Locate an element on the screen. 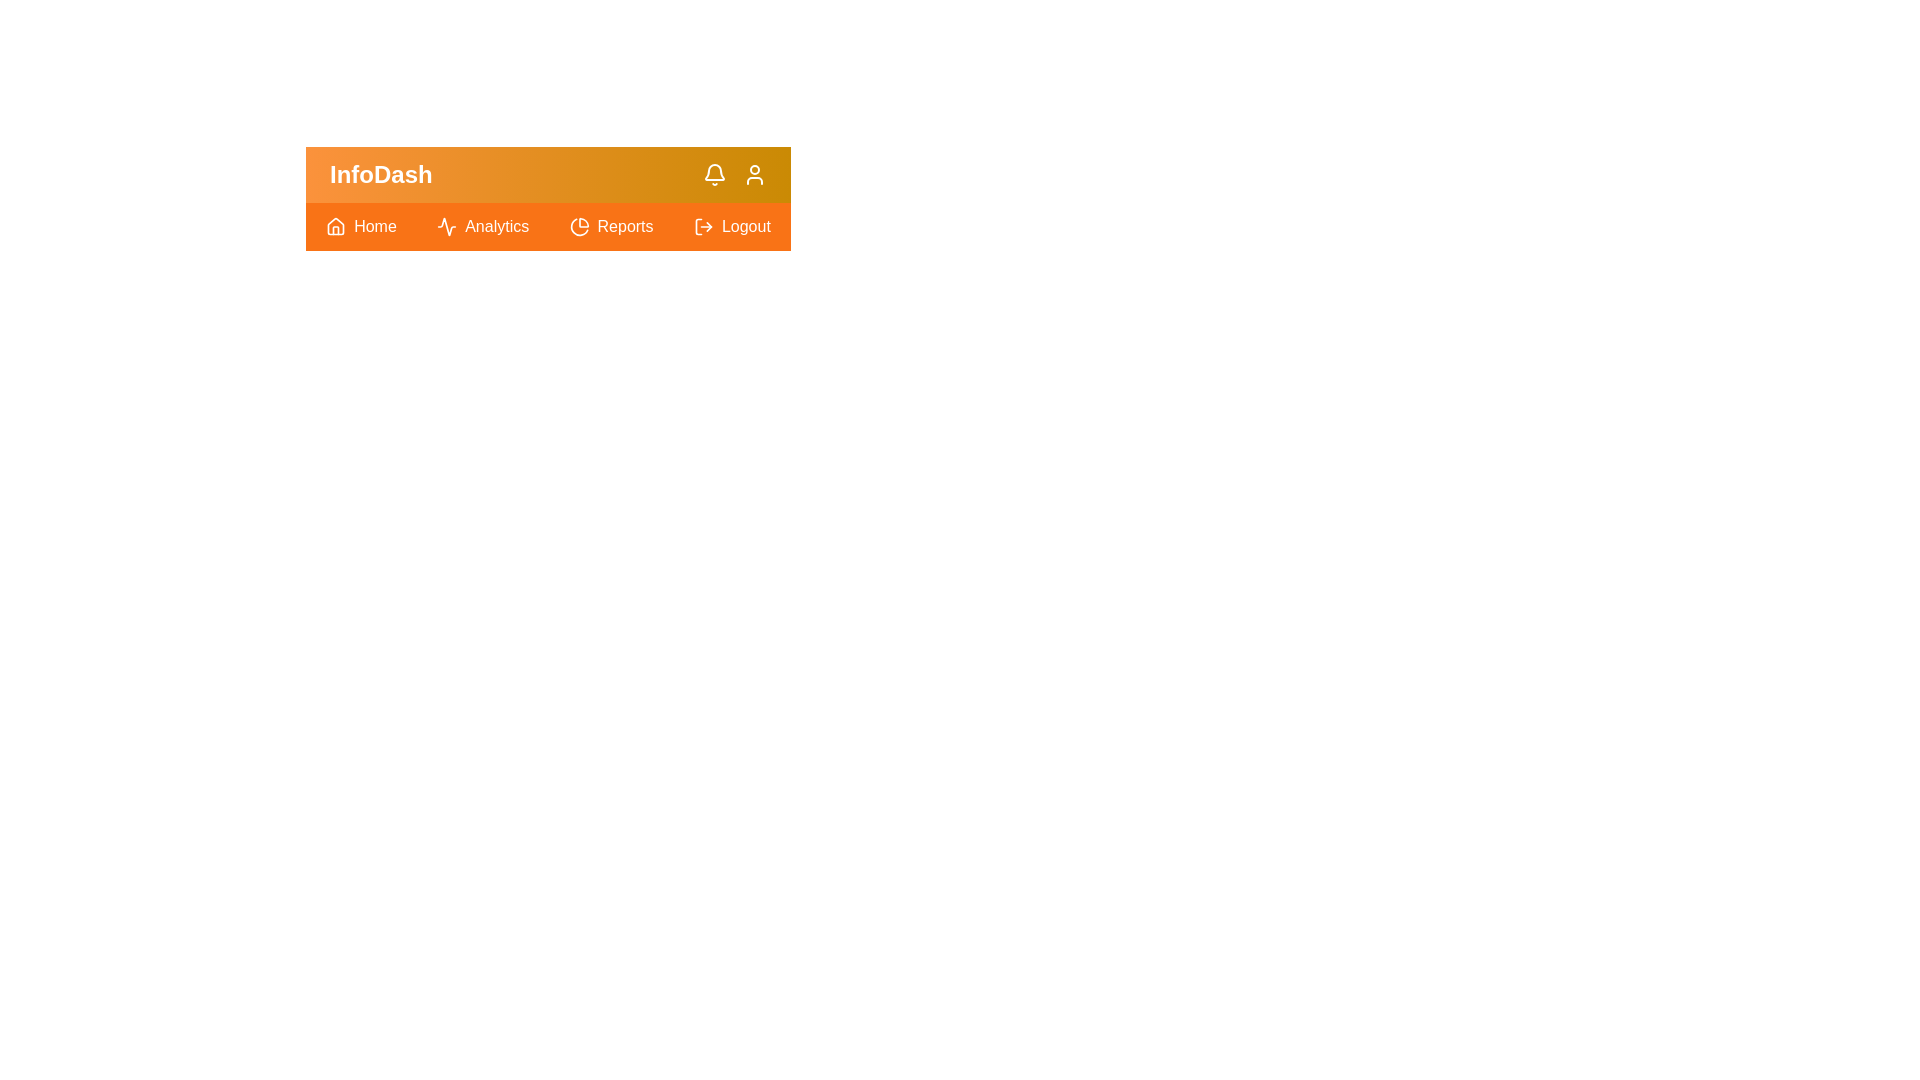 This screenshot has height=1080, width=1920. the 'Reports' link to navigate to the reports page is located at coordinates (610, 226).